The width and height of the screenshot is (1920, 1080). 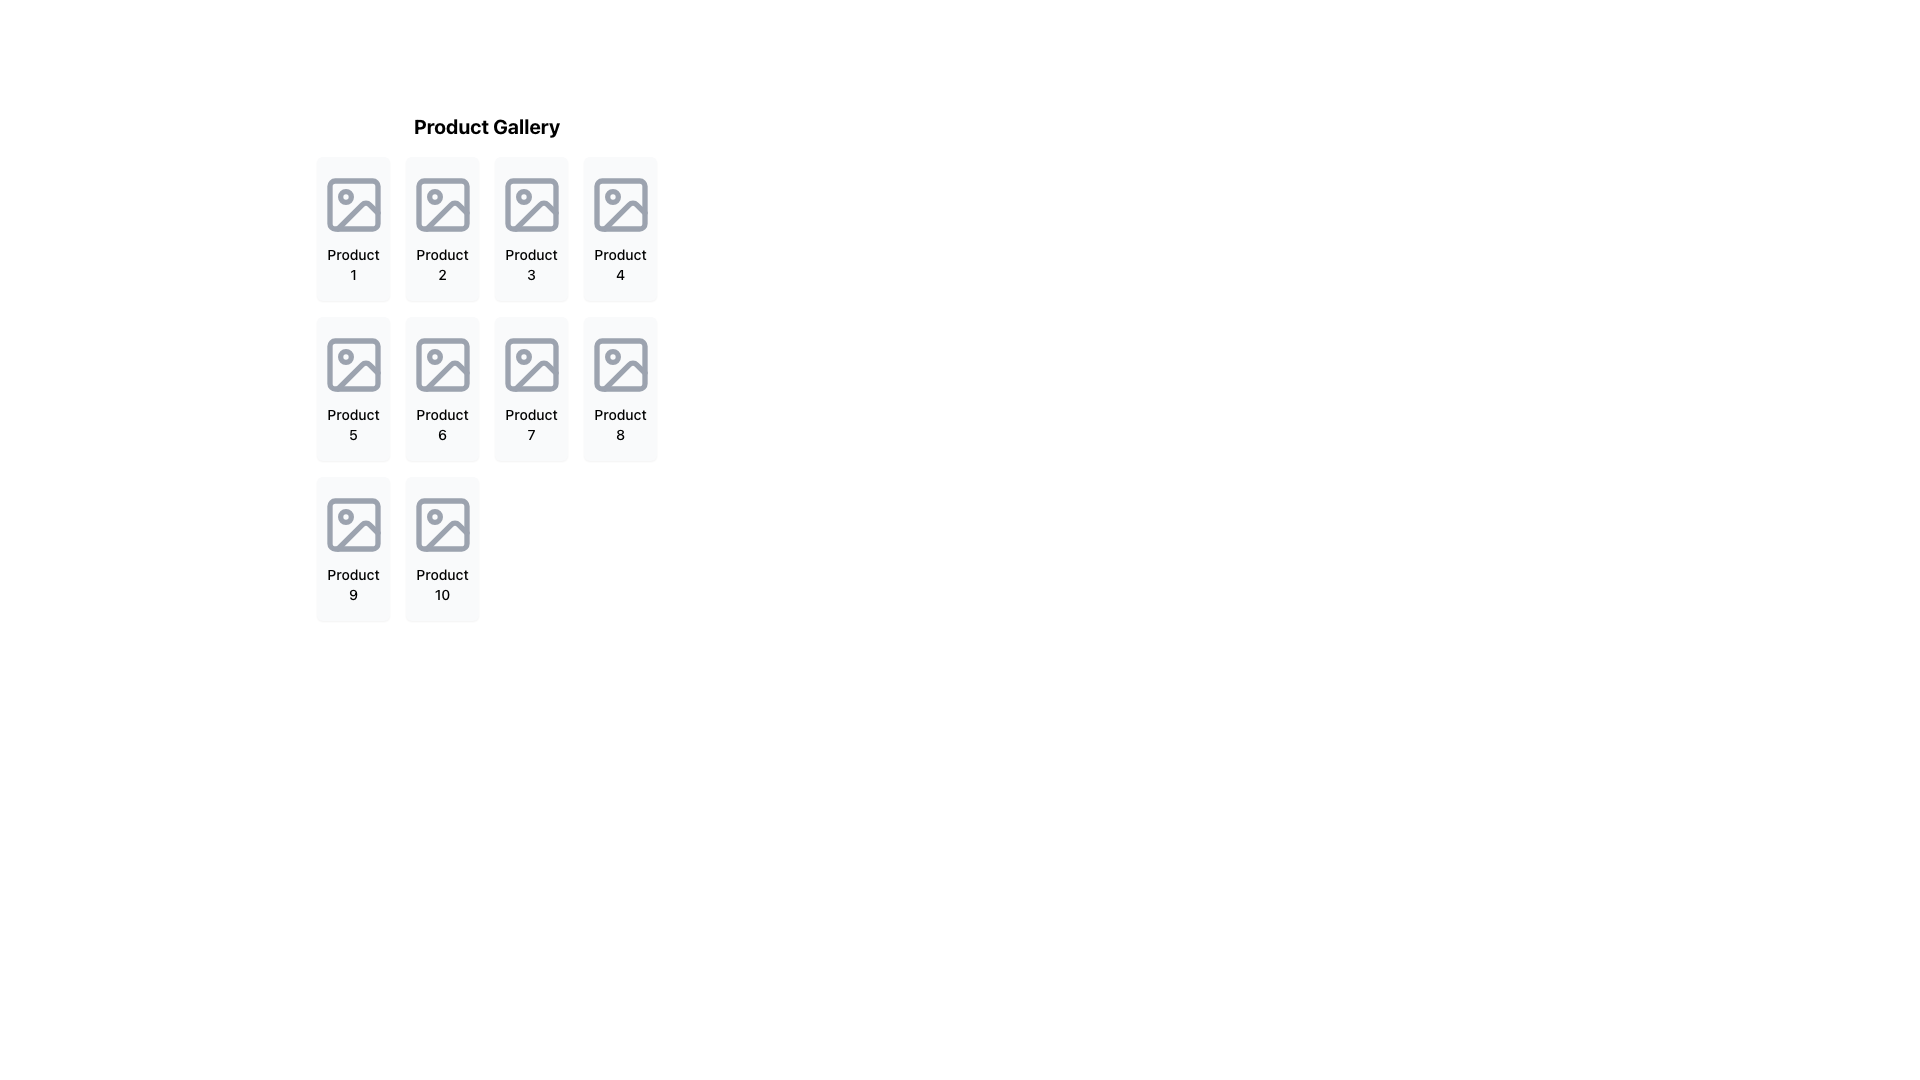 I want to click on text from the Label element displaying 'Product 5', which is located in the second row, first column of the product gallery grid layout, so click(x=353, y=423).